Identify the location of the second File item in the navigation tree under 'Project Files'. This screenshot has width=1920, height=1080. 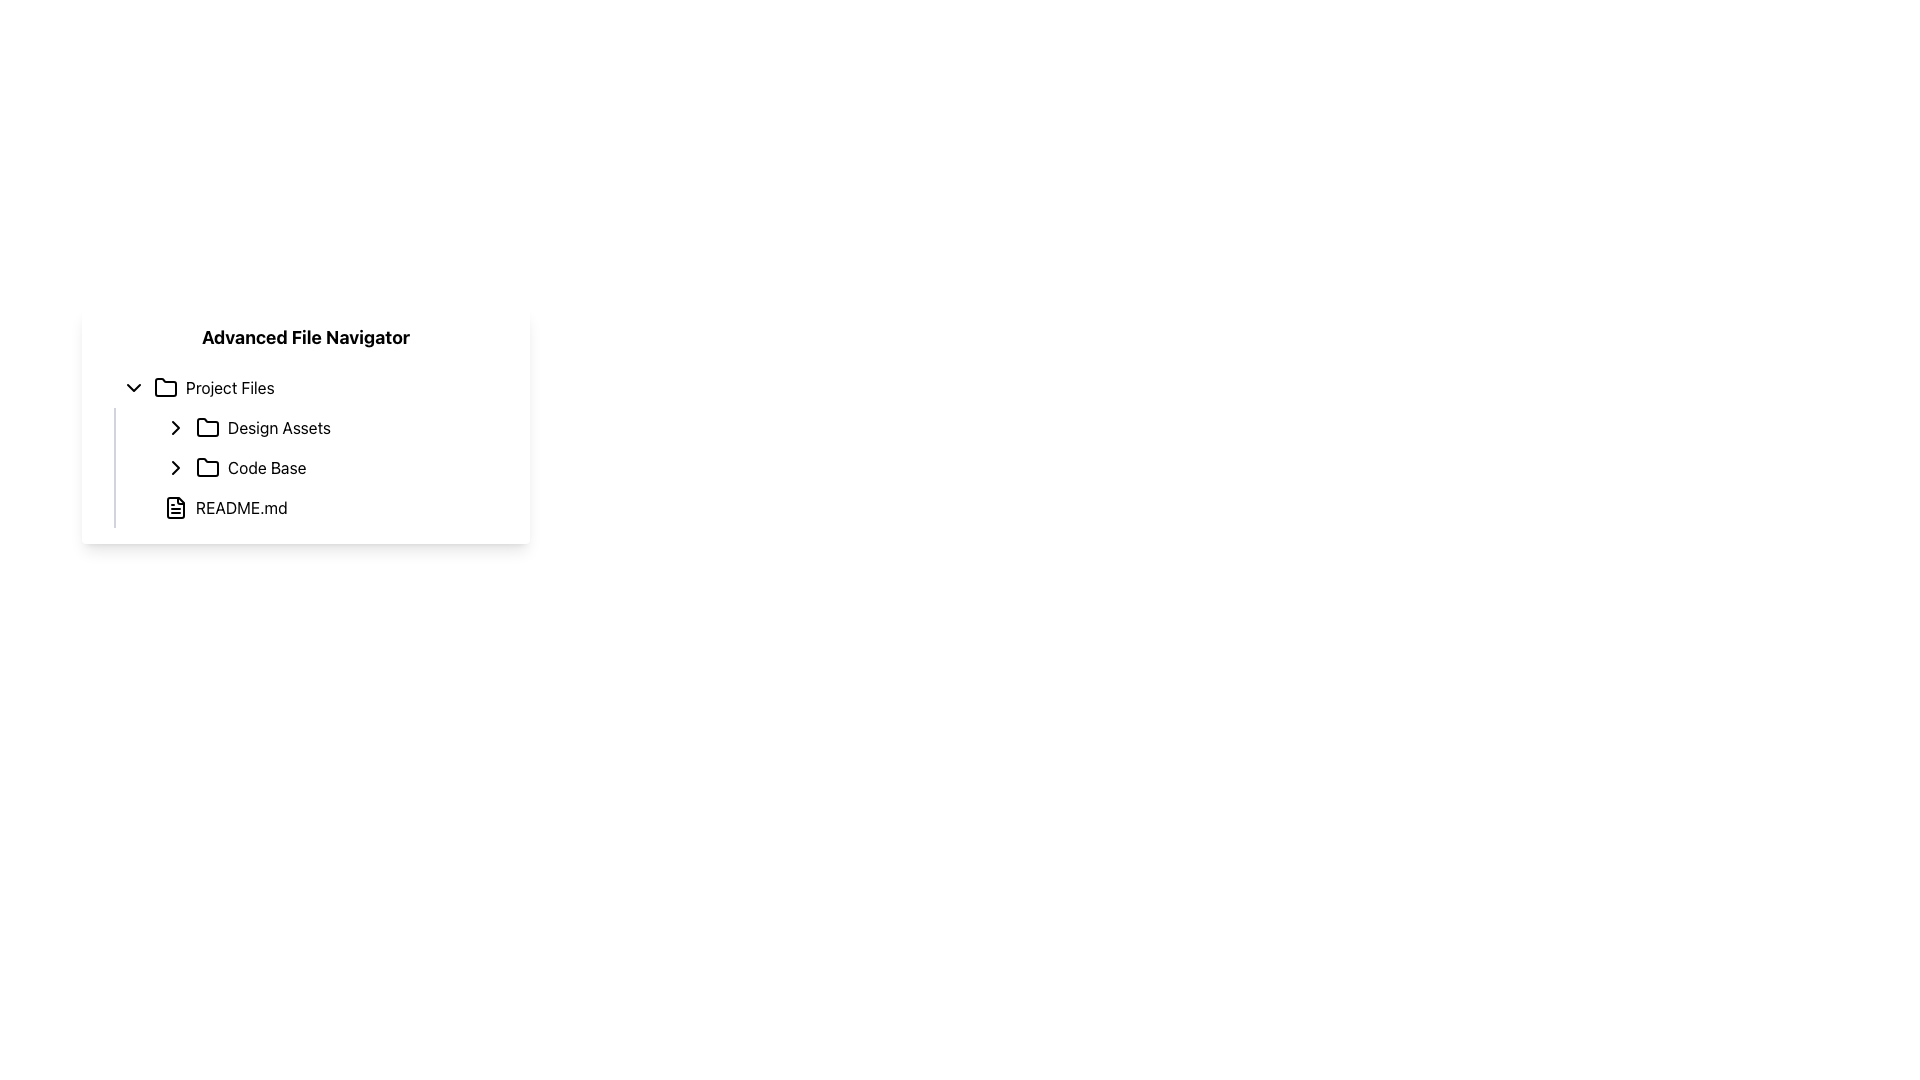
(312, 467).